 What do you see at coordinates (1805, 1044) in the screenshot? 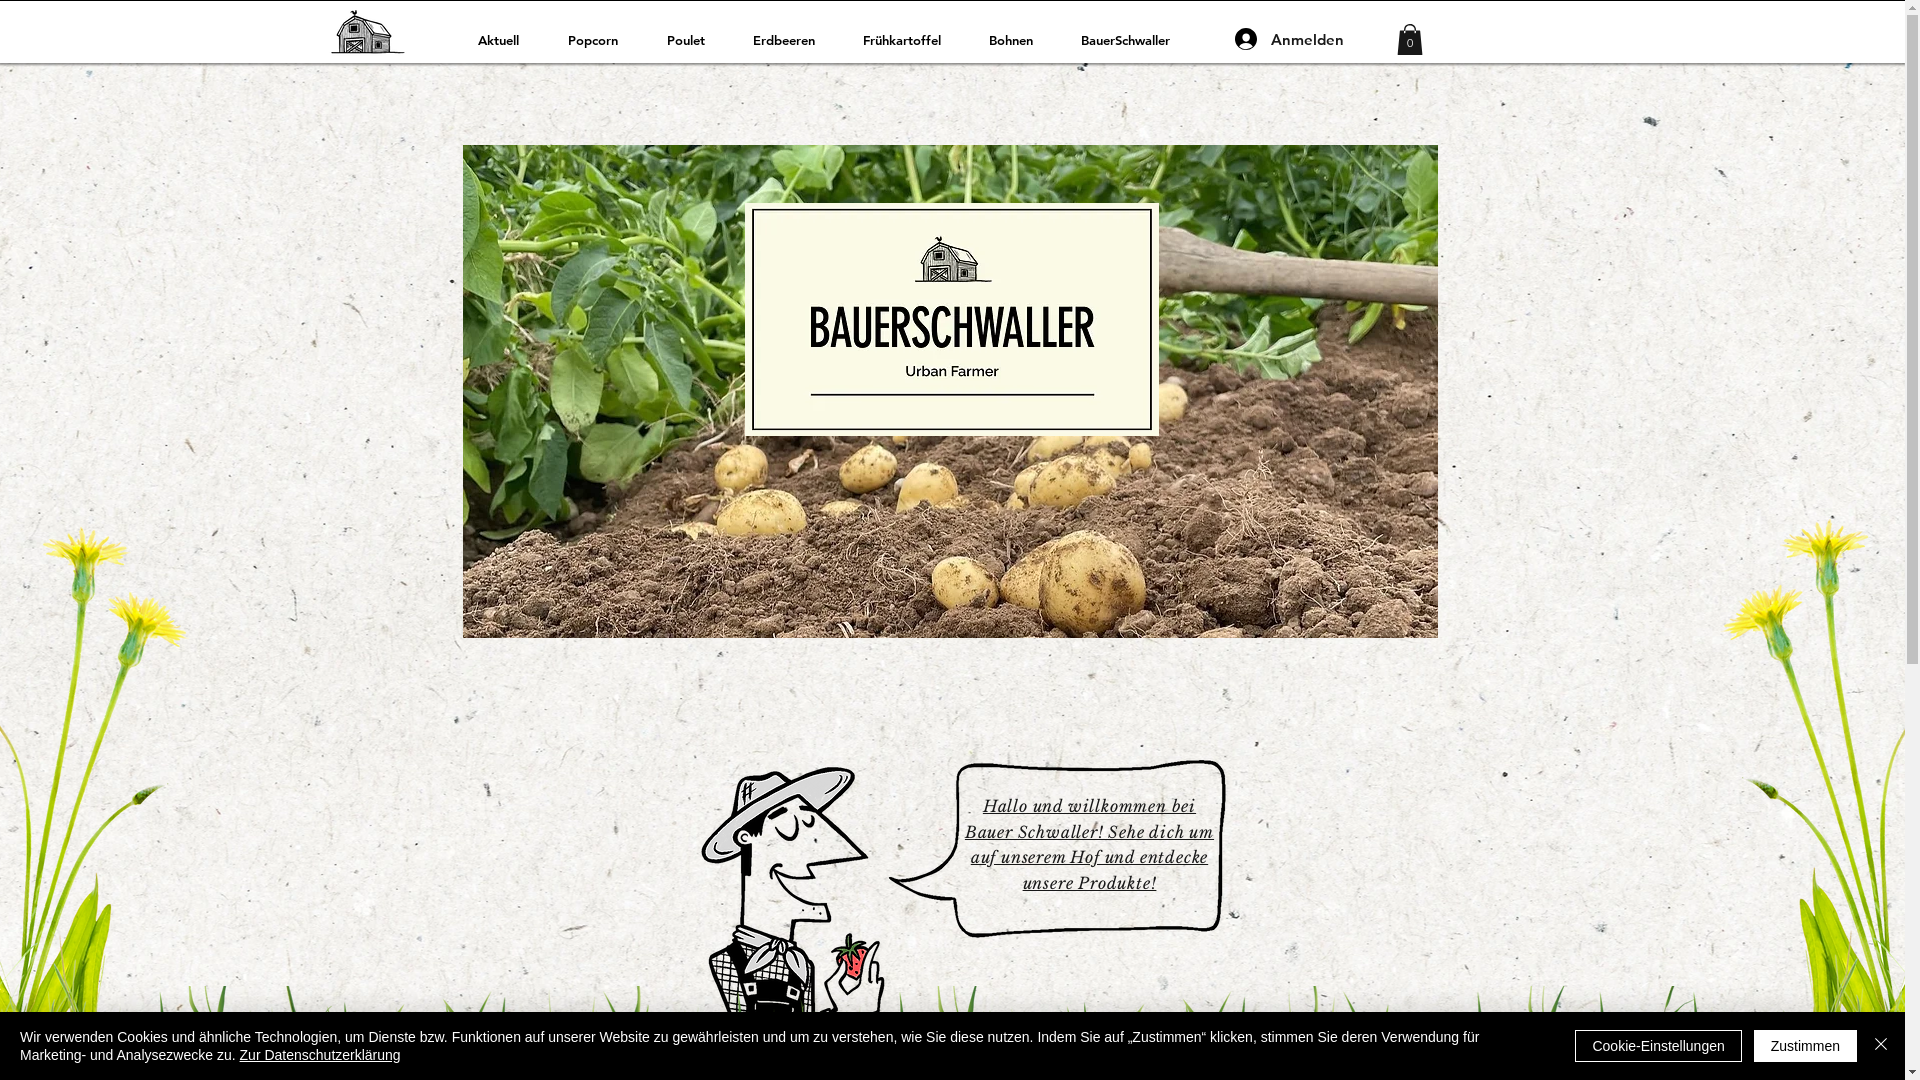
I see `'Zustimmen'` at bounding box center [1805, 1044].